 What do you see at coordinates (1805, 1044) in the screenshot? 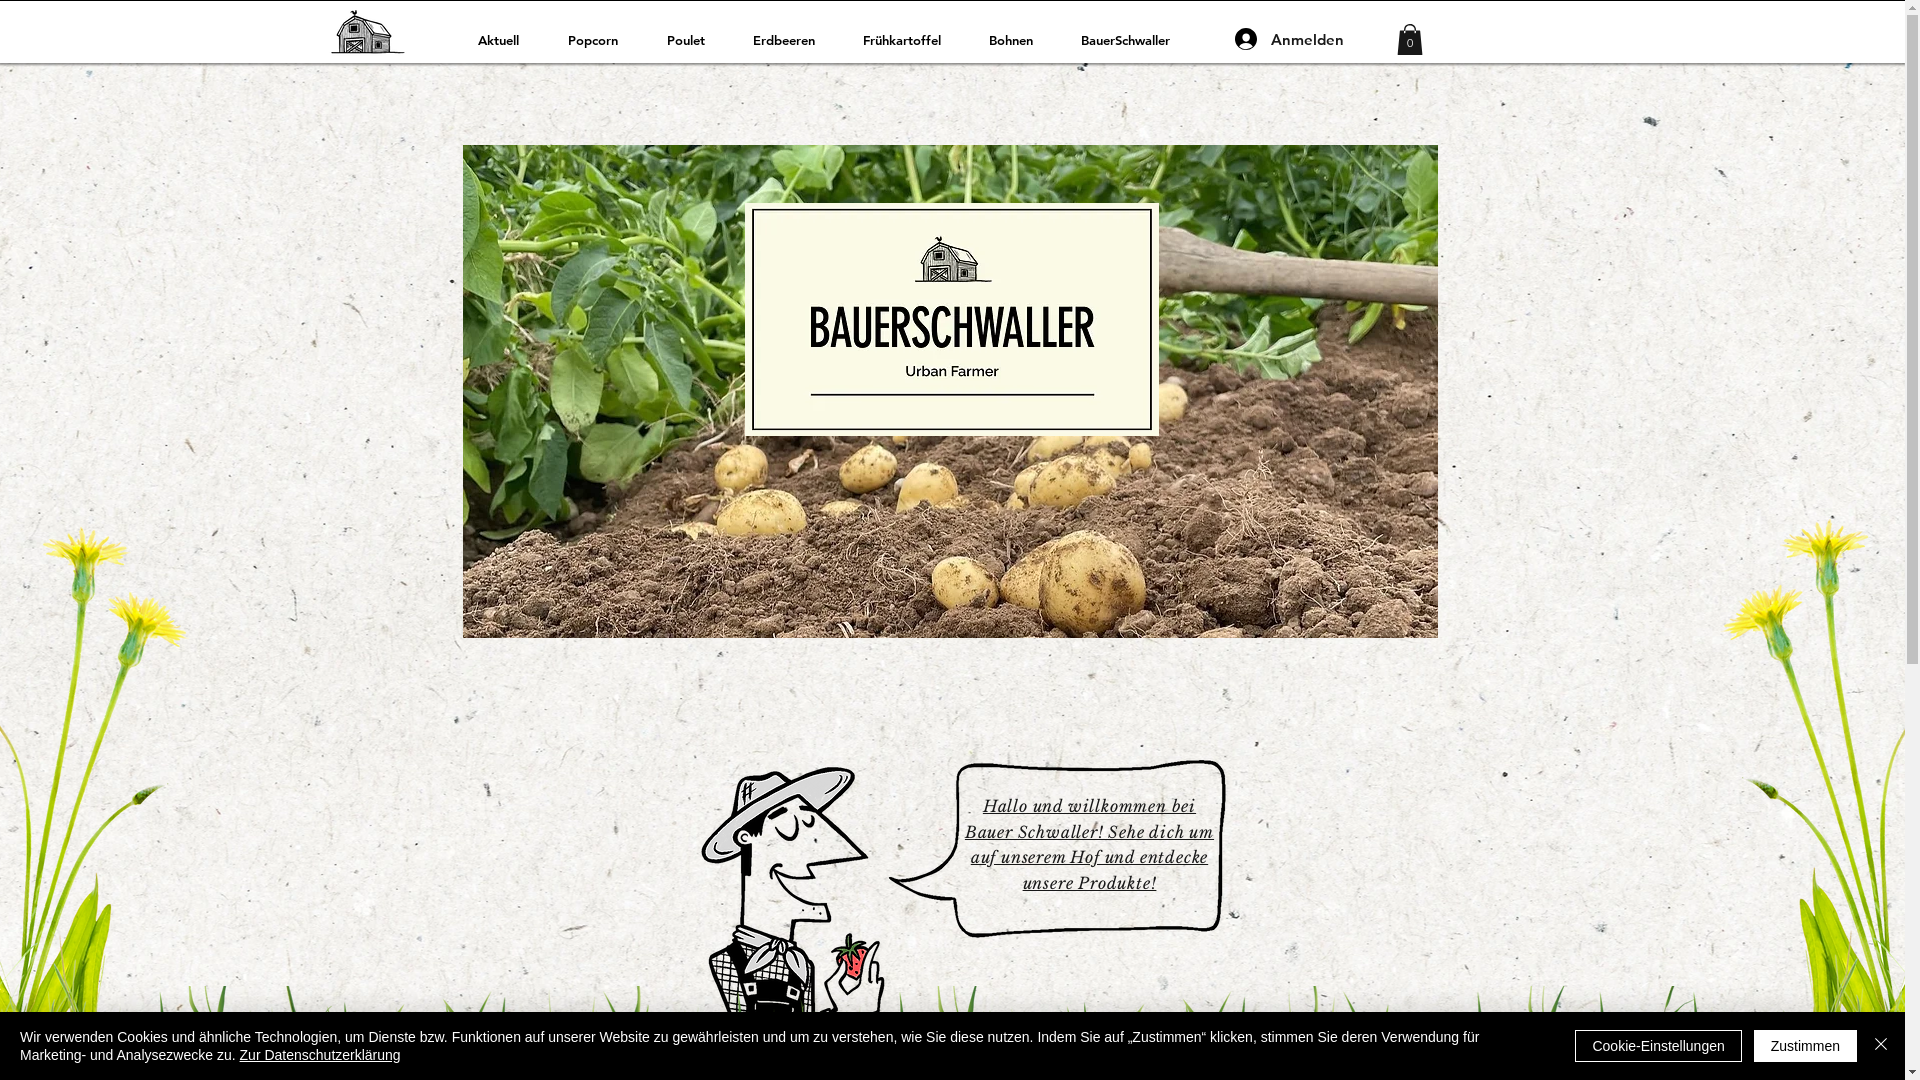
I see `'Zustimmen'` at bounding box center [1805, 1044].